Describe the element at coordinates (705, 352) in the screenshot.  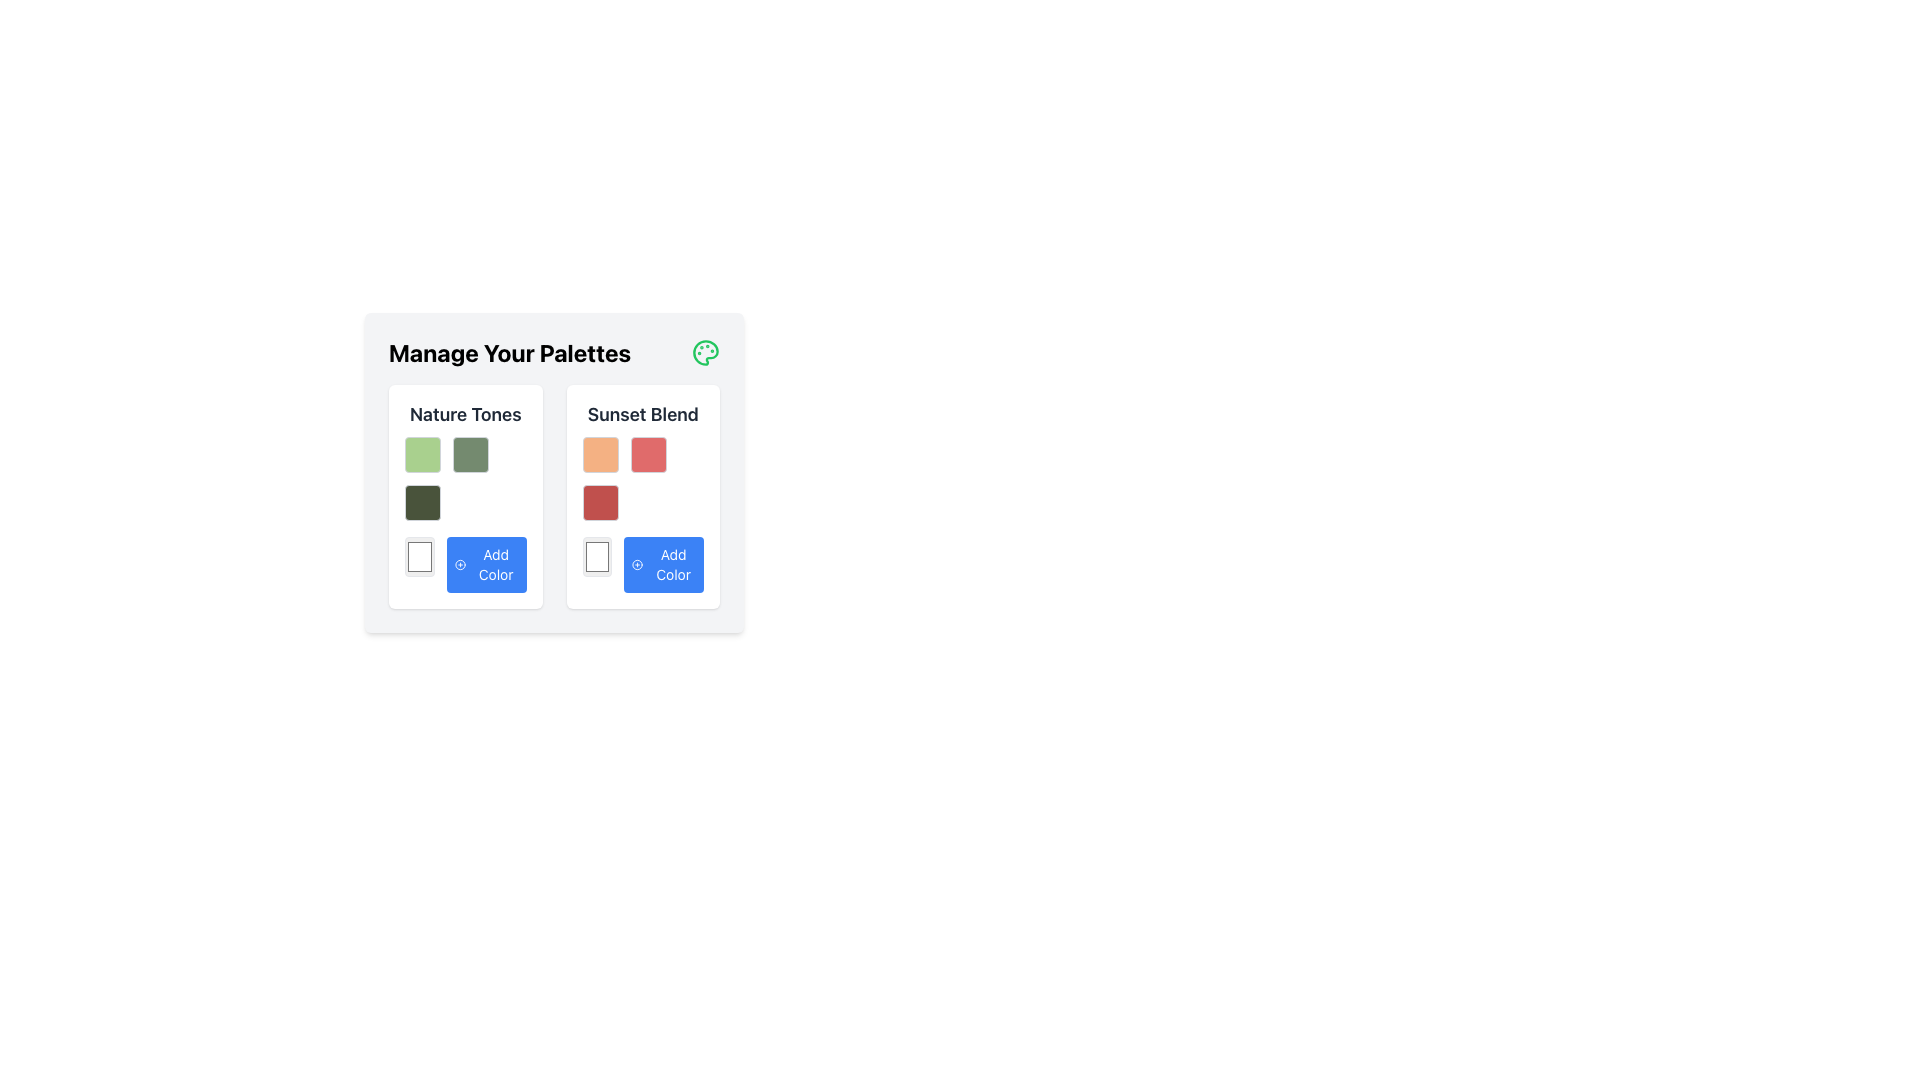
I see `the green-colored palette icon located in the top-right corner of the 'Manage Your Palettes' card, adjacent to the label 'Manage Your Palettes'` at that location.